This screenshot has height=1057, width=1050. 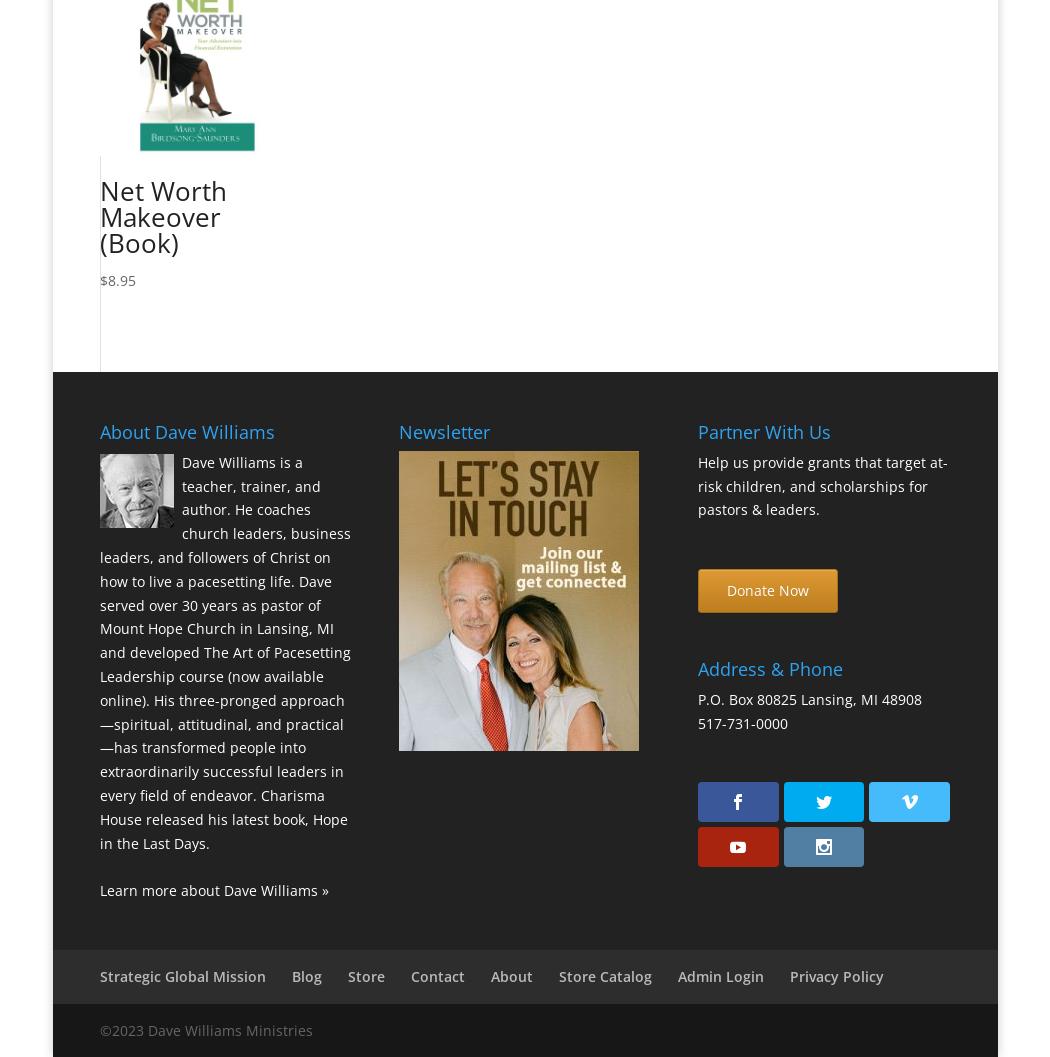 What do you see at coordinates (510, 975) in the screenshot?
I see `'About'` at bounding box center [510, 975].